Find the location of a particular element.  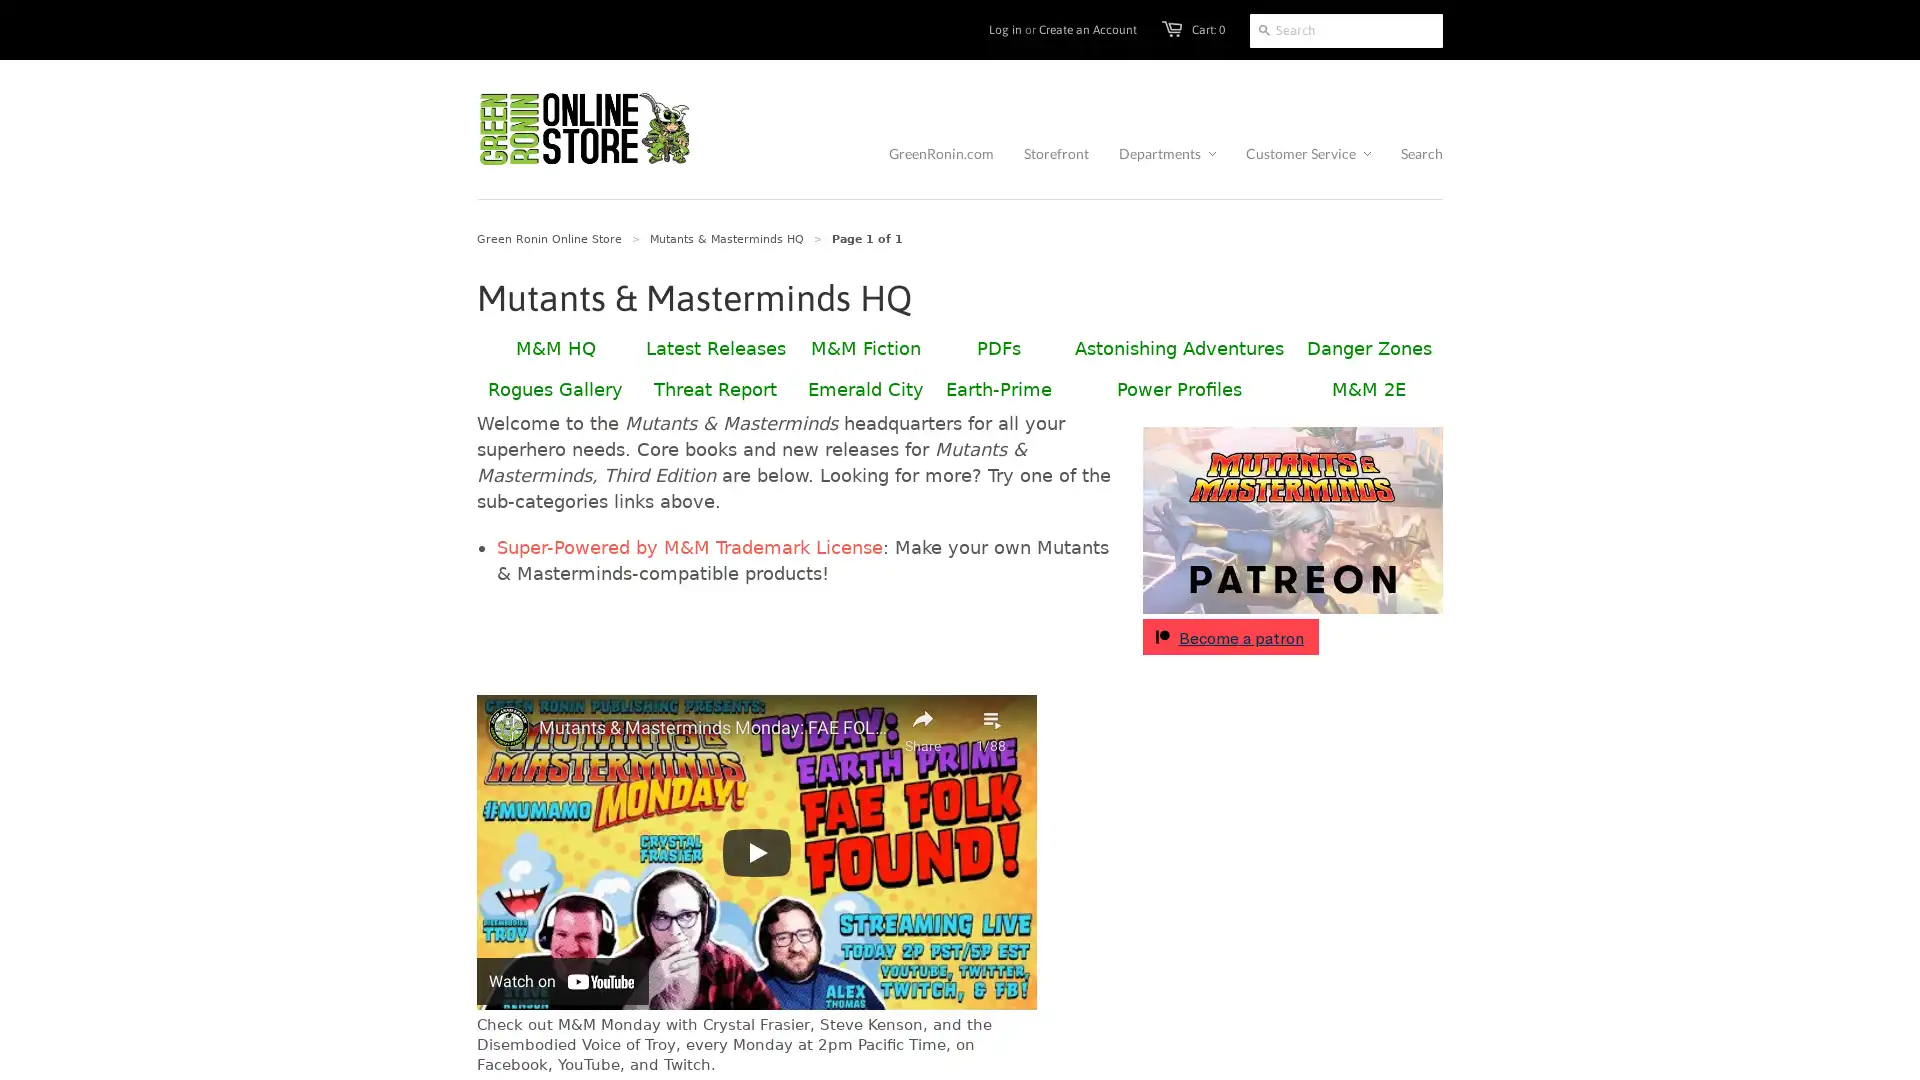

Go is located at coordinates (1263, 30).